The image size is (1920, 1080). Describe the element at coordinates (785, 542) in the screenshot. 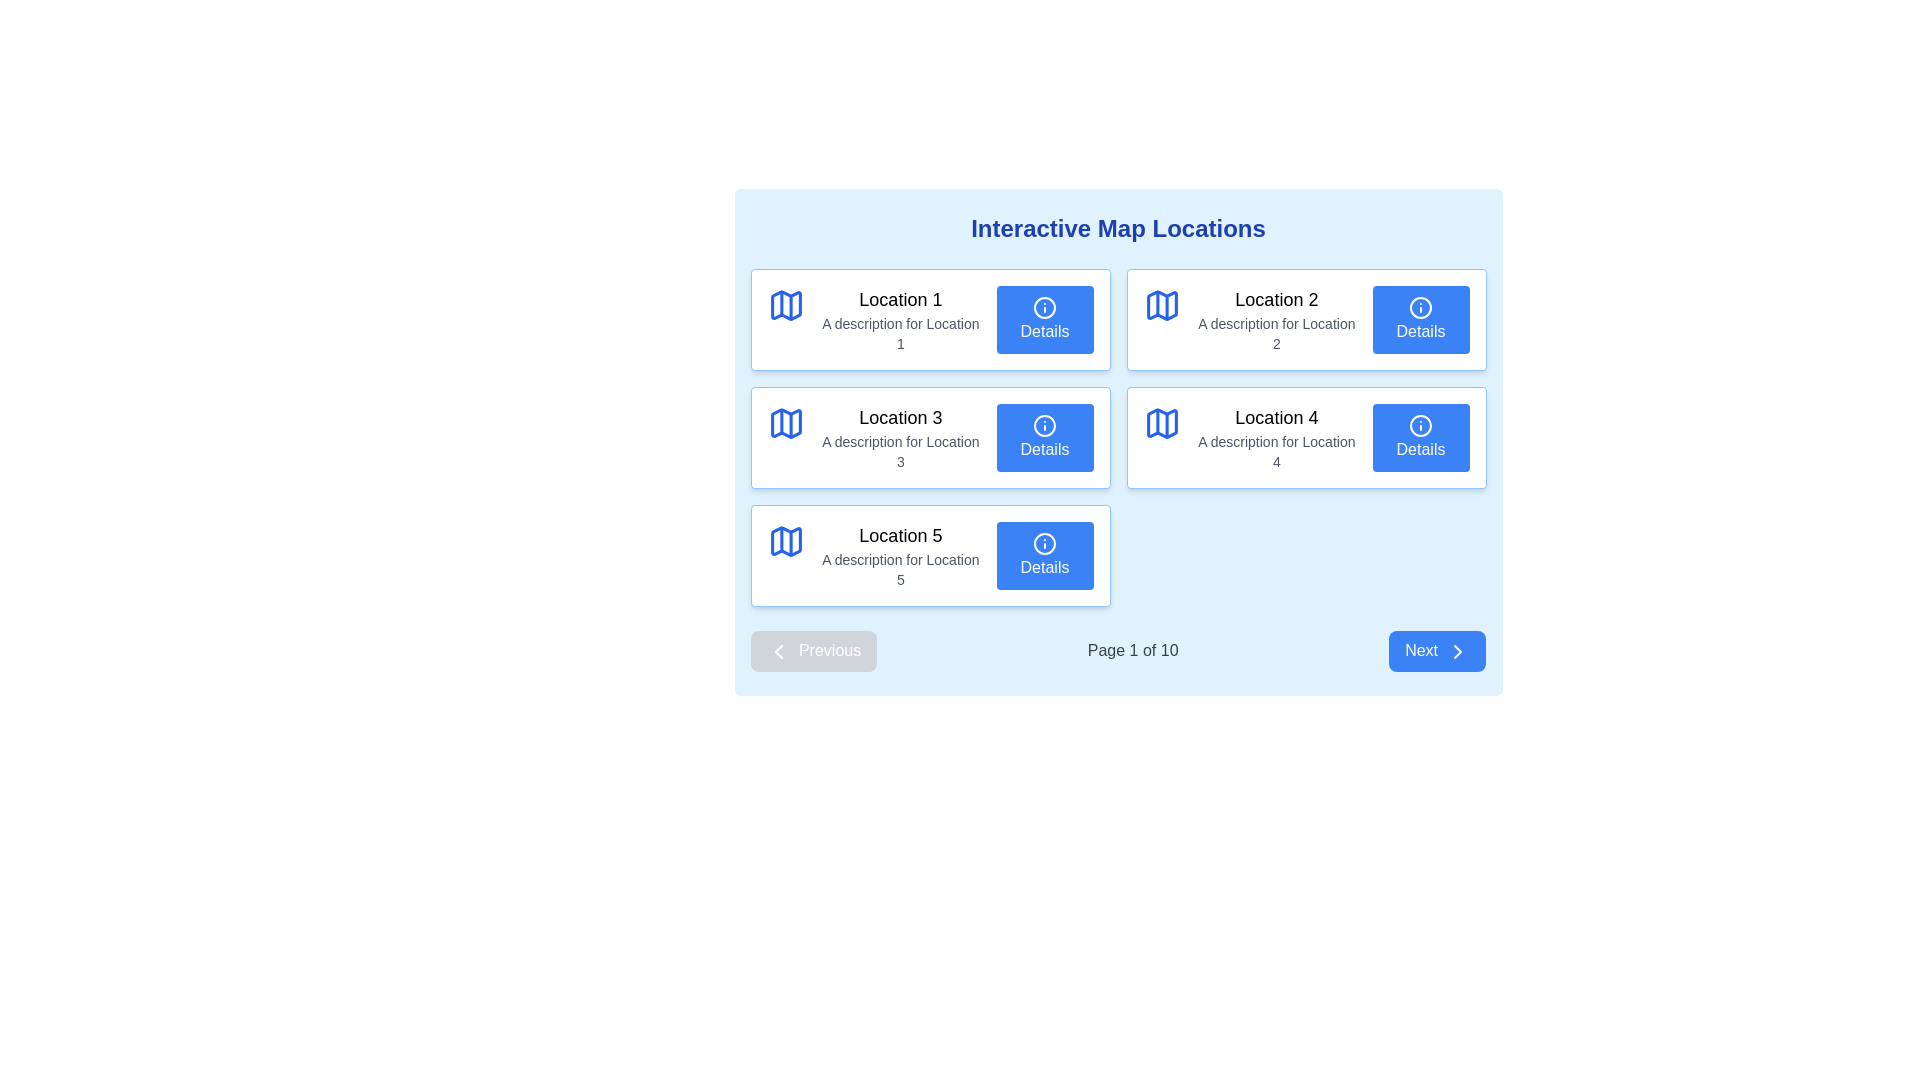

I see `the icon representing 'Location 5' in the bottom-left corner of the grid` at that location.